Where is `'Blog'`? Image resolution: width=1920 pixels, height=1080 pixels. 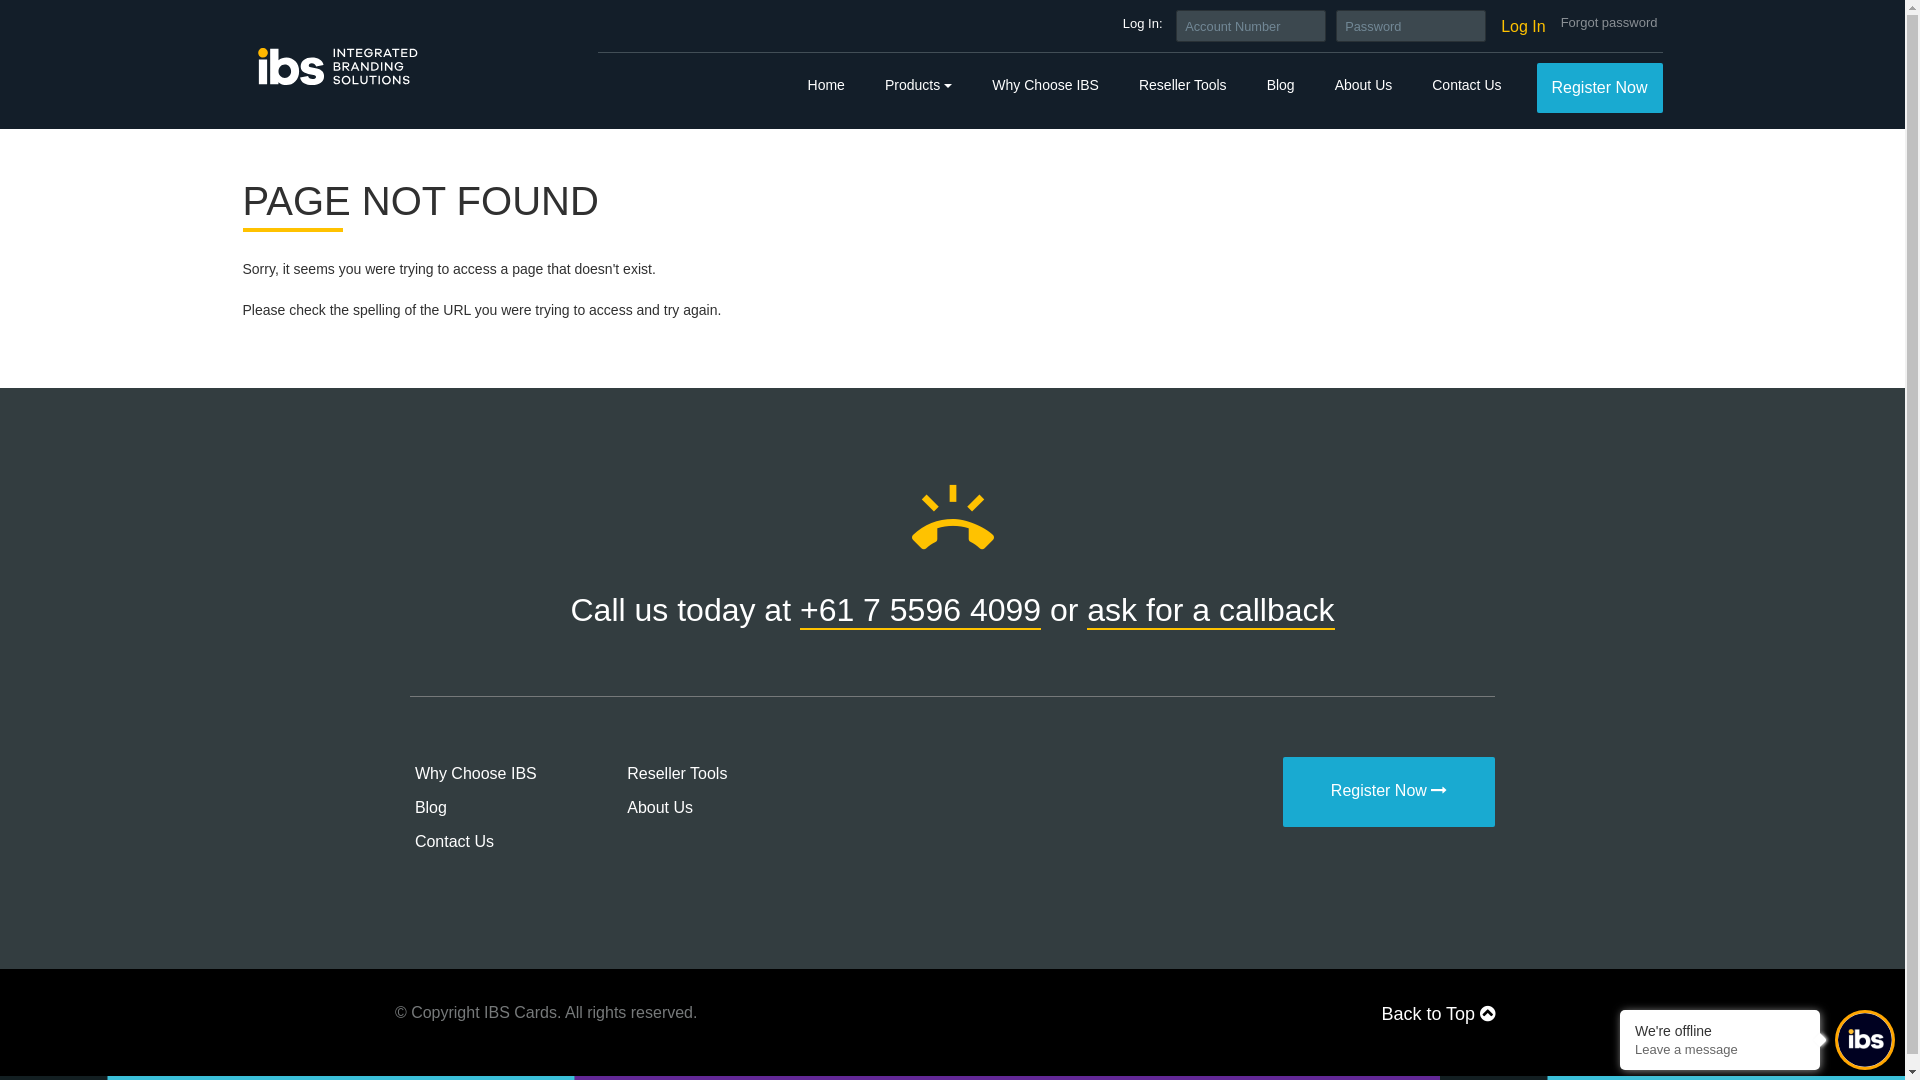
'Blog' is located at coordinates (413, 805).